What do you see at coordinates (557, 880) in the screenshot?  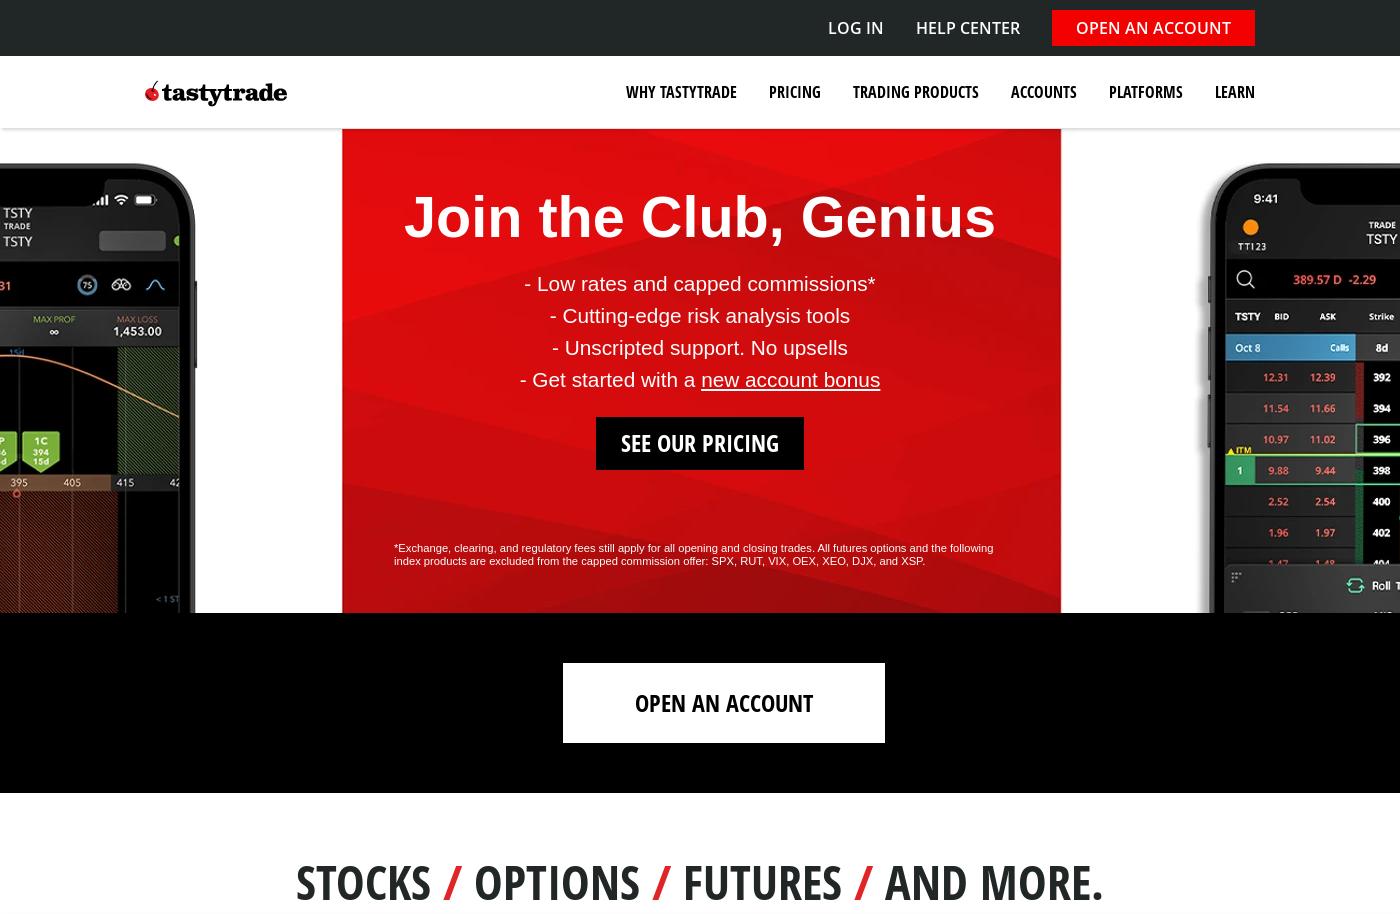 I see `'Options'` at bounding box center [557, 880].